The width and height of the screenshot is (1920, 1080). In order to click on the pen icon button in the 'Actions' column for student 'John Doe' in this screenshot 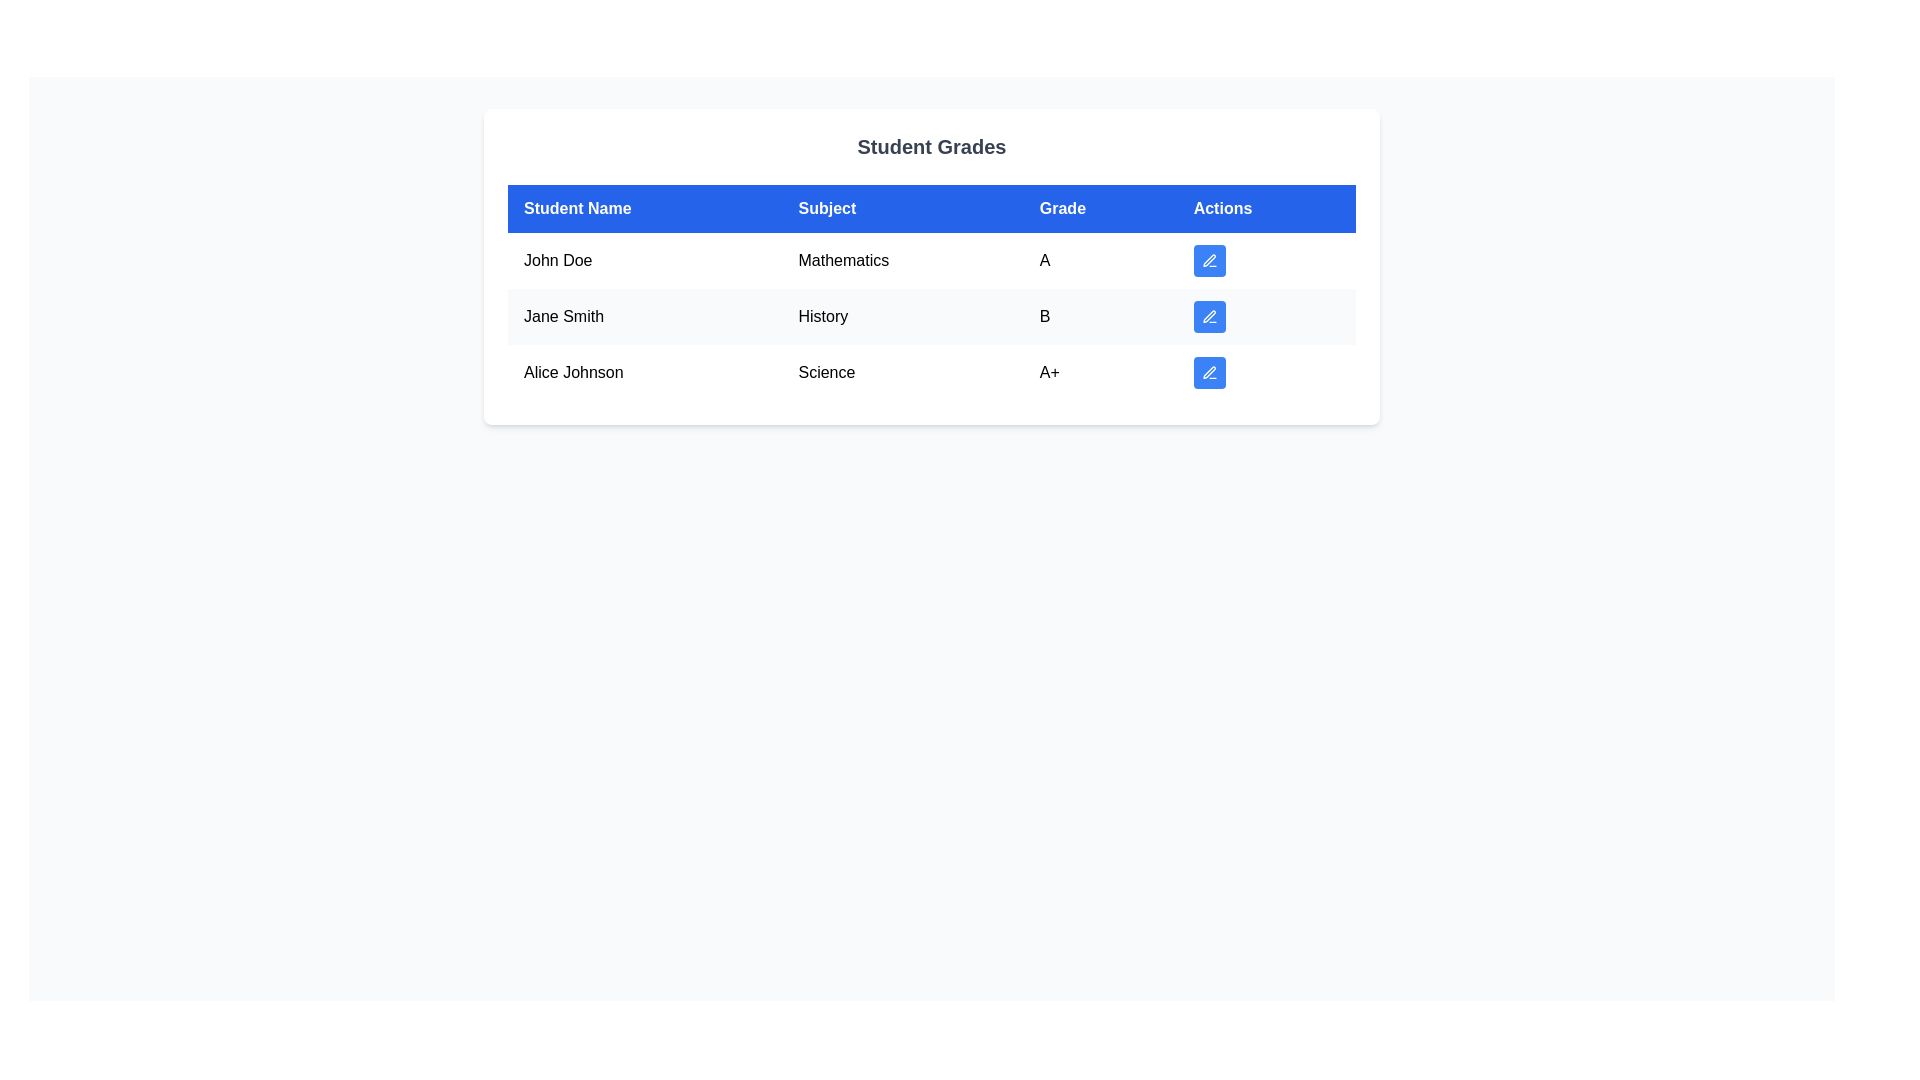, I will do `click(1208, 260)`.